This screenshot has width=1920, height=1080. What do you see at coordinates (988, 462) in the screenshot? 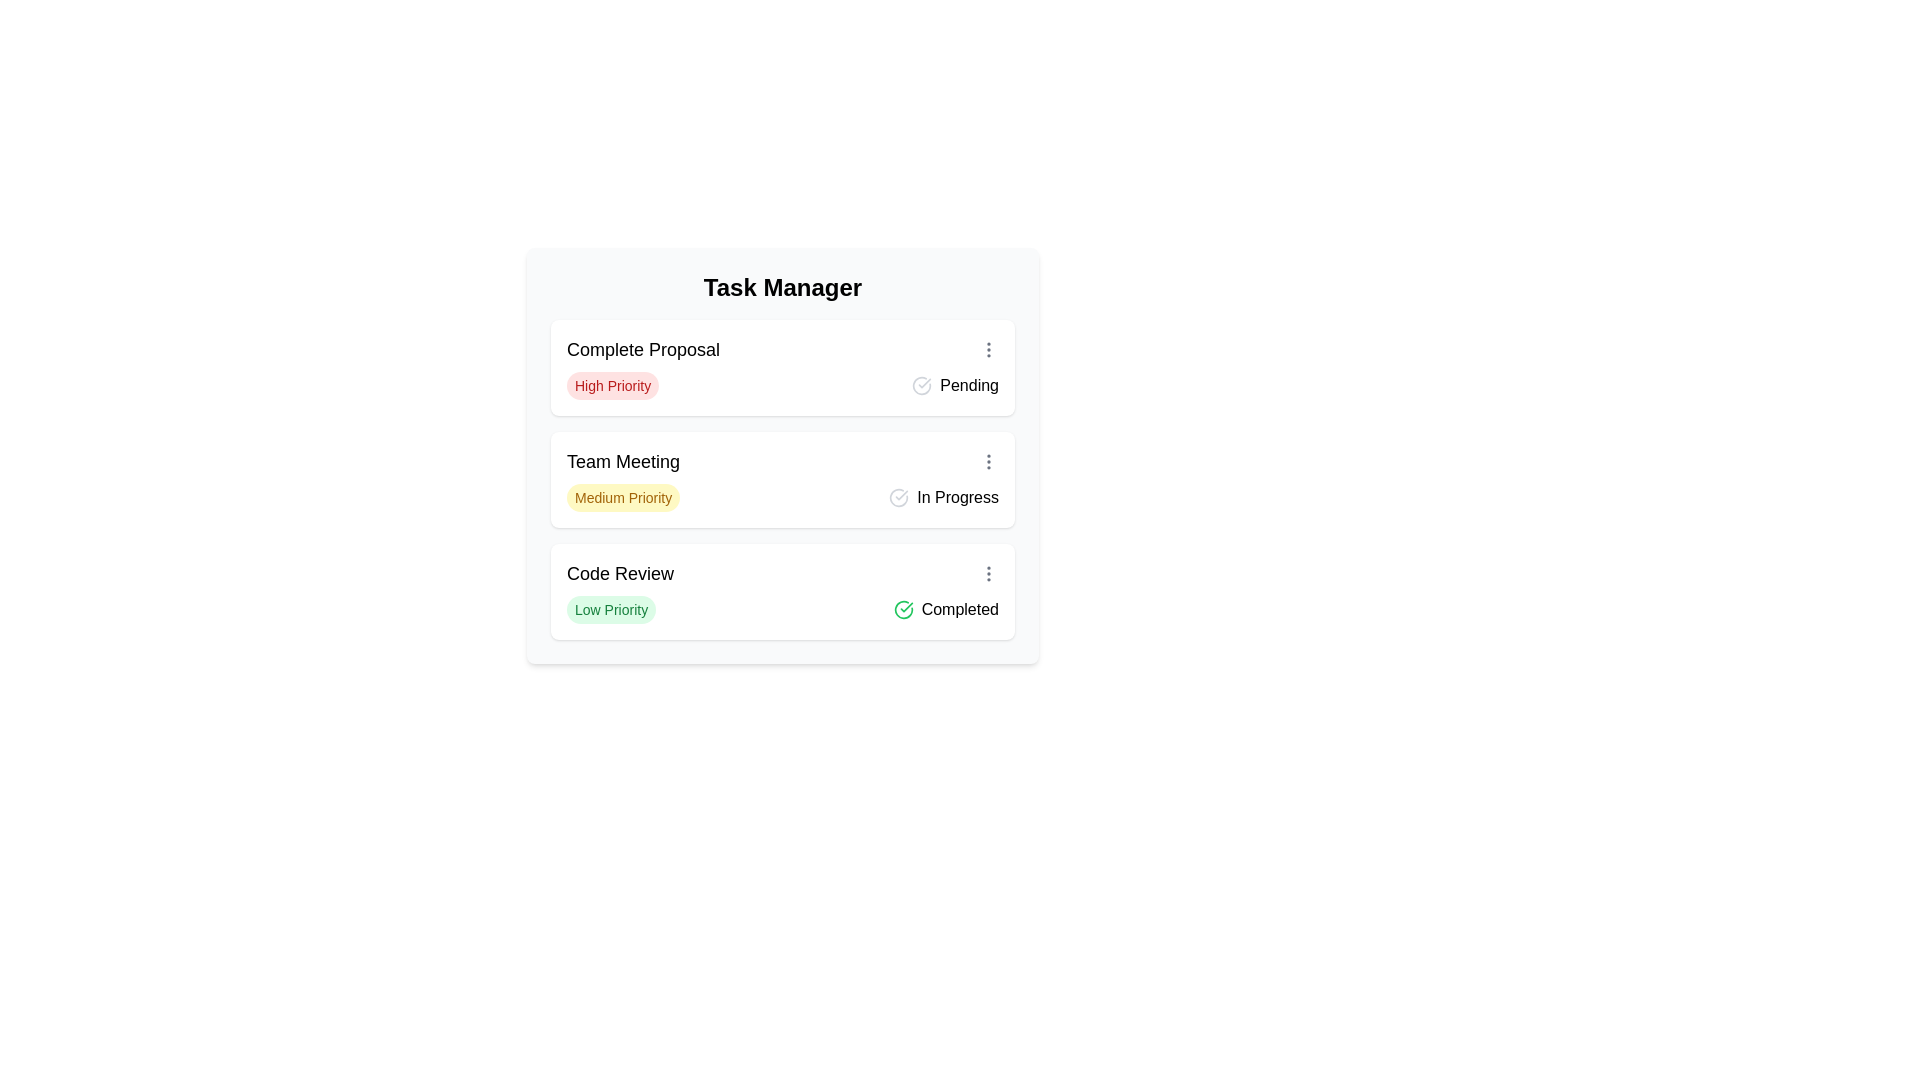
I see `the ellipsis icon button in the 'Team Meeting' section of the 'Task Manager' interface` at bounding box center [988, 462].